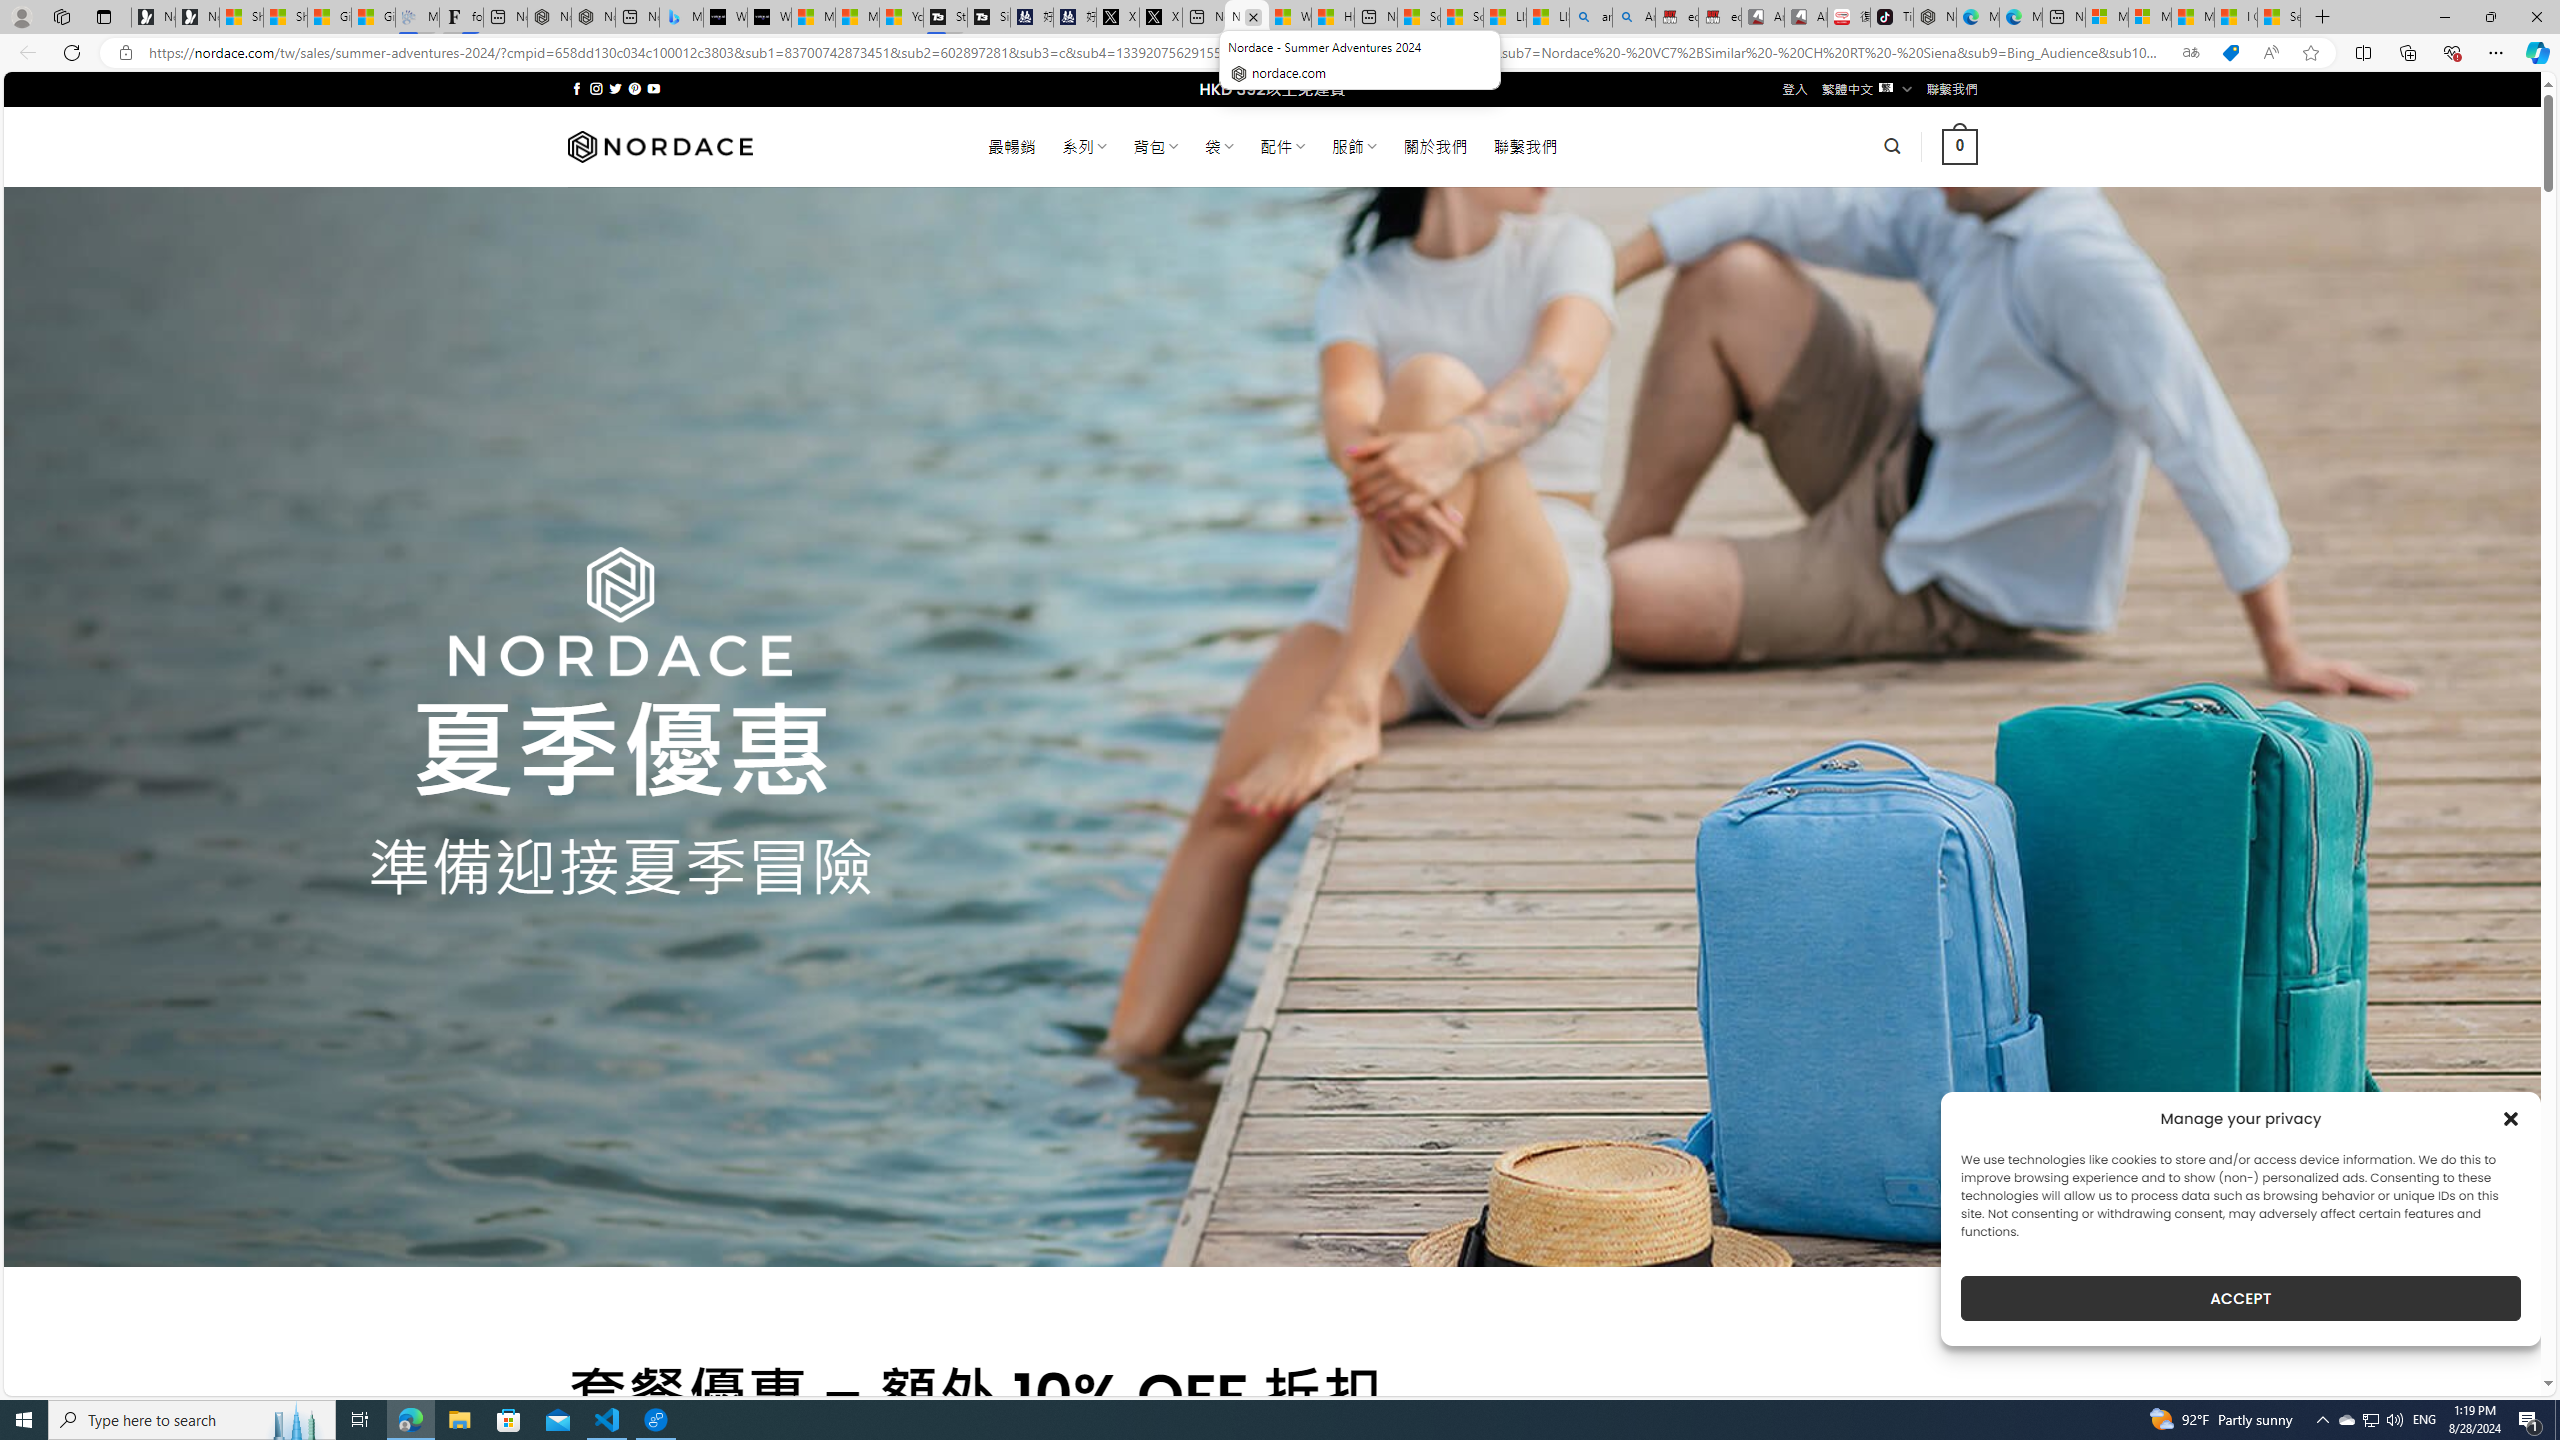 This screenshot has width=2560, height=1440. Describe the element at coordinates (653, 88) in the screenshot. I see `'Follow on YouTube'` at that location.